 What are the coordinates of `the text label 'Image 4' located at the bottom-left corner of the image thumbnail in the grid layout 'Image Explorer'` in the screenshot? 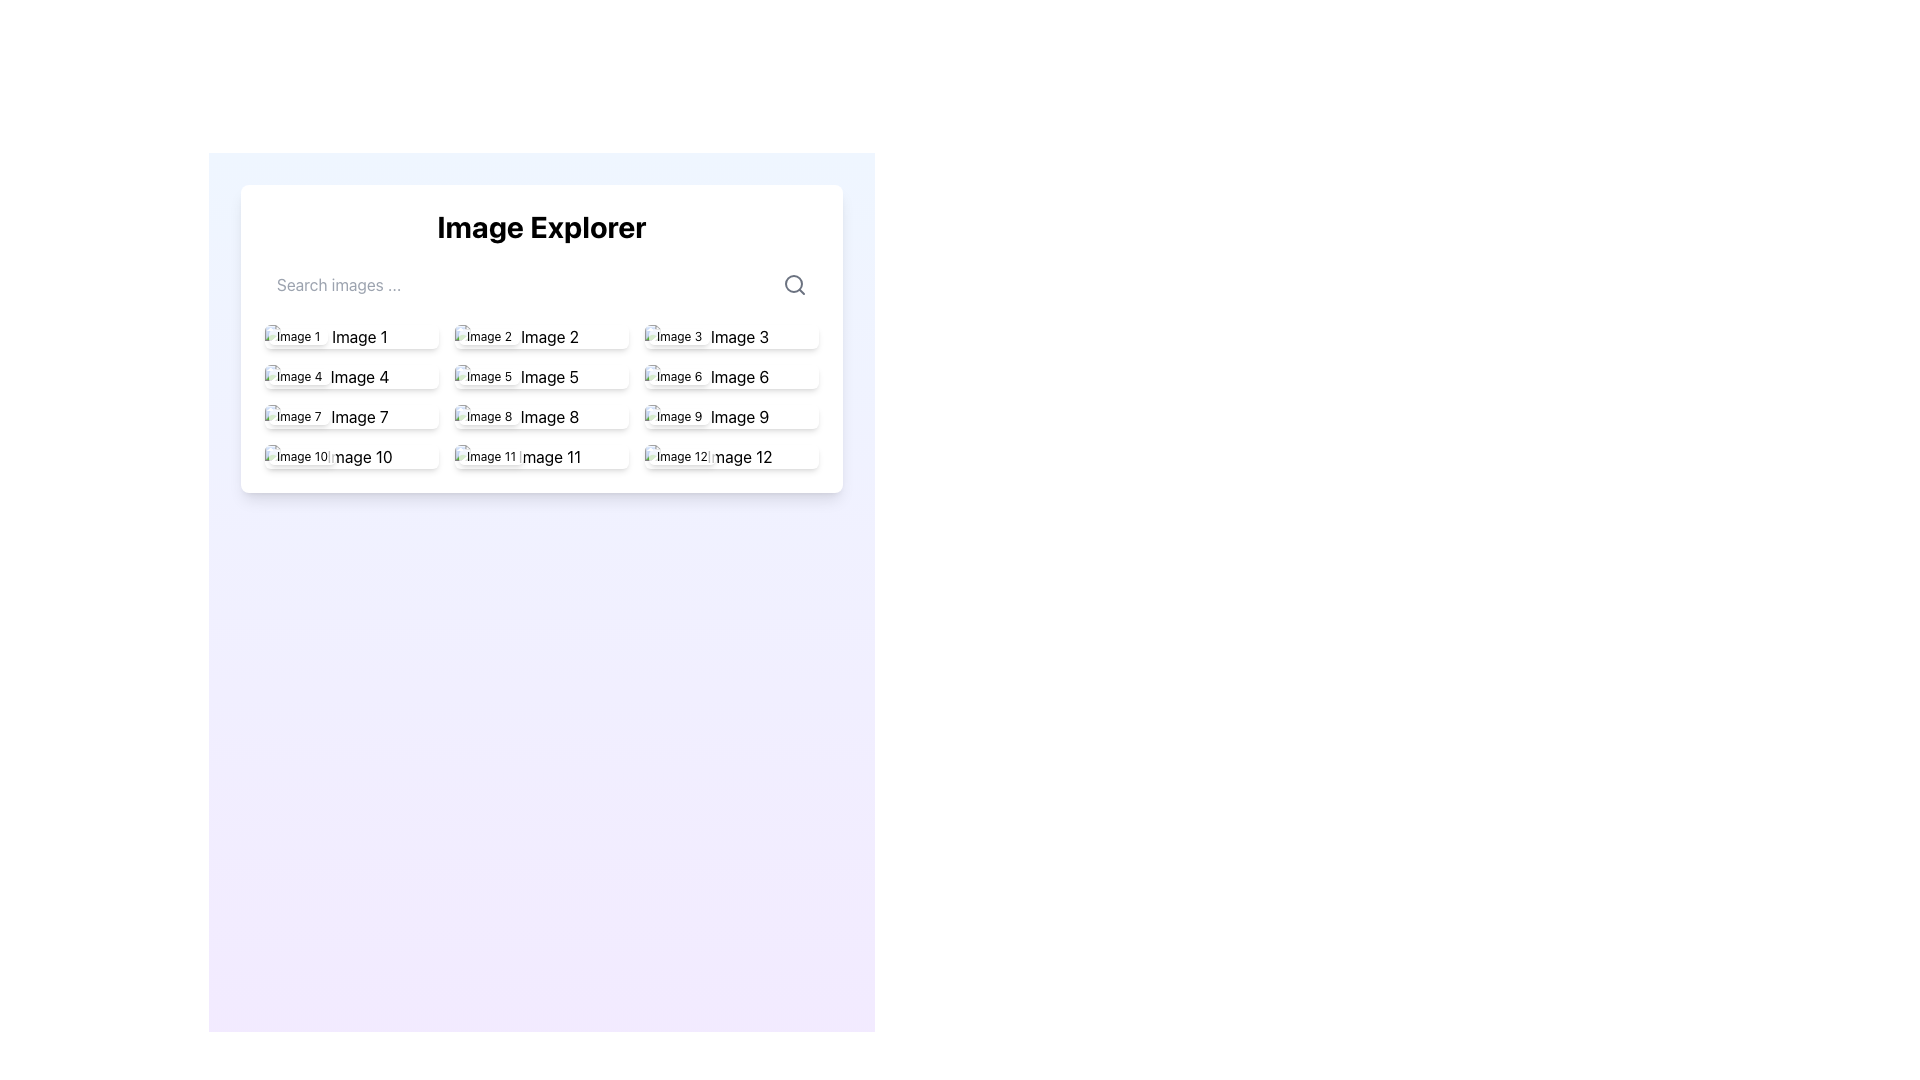 It's located at (298, 377).